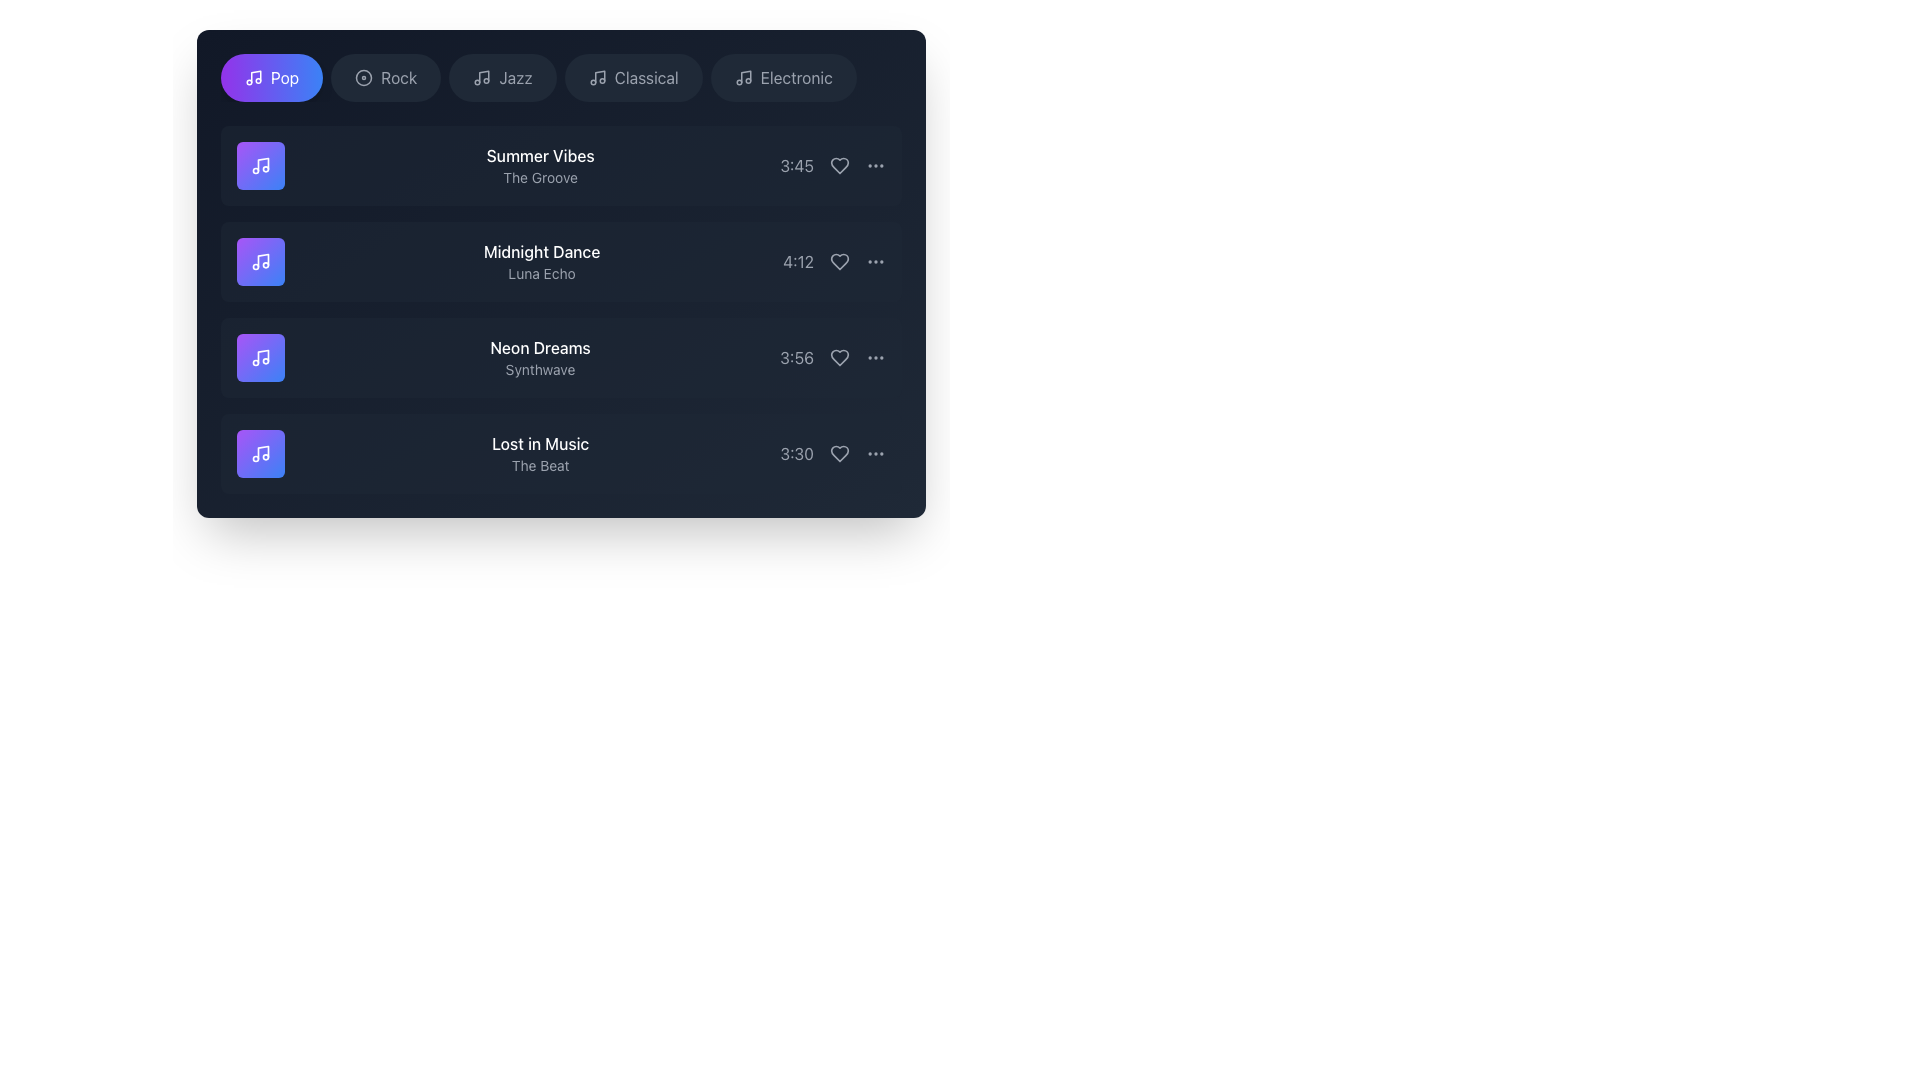 The height and width of the screenshot is (1080, 1920). What do you see at coordinates (399, 76) in the screenshot?
I see `the text label displaying 'Rock'` at bounding box center [399, 76].